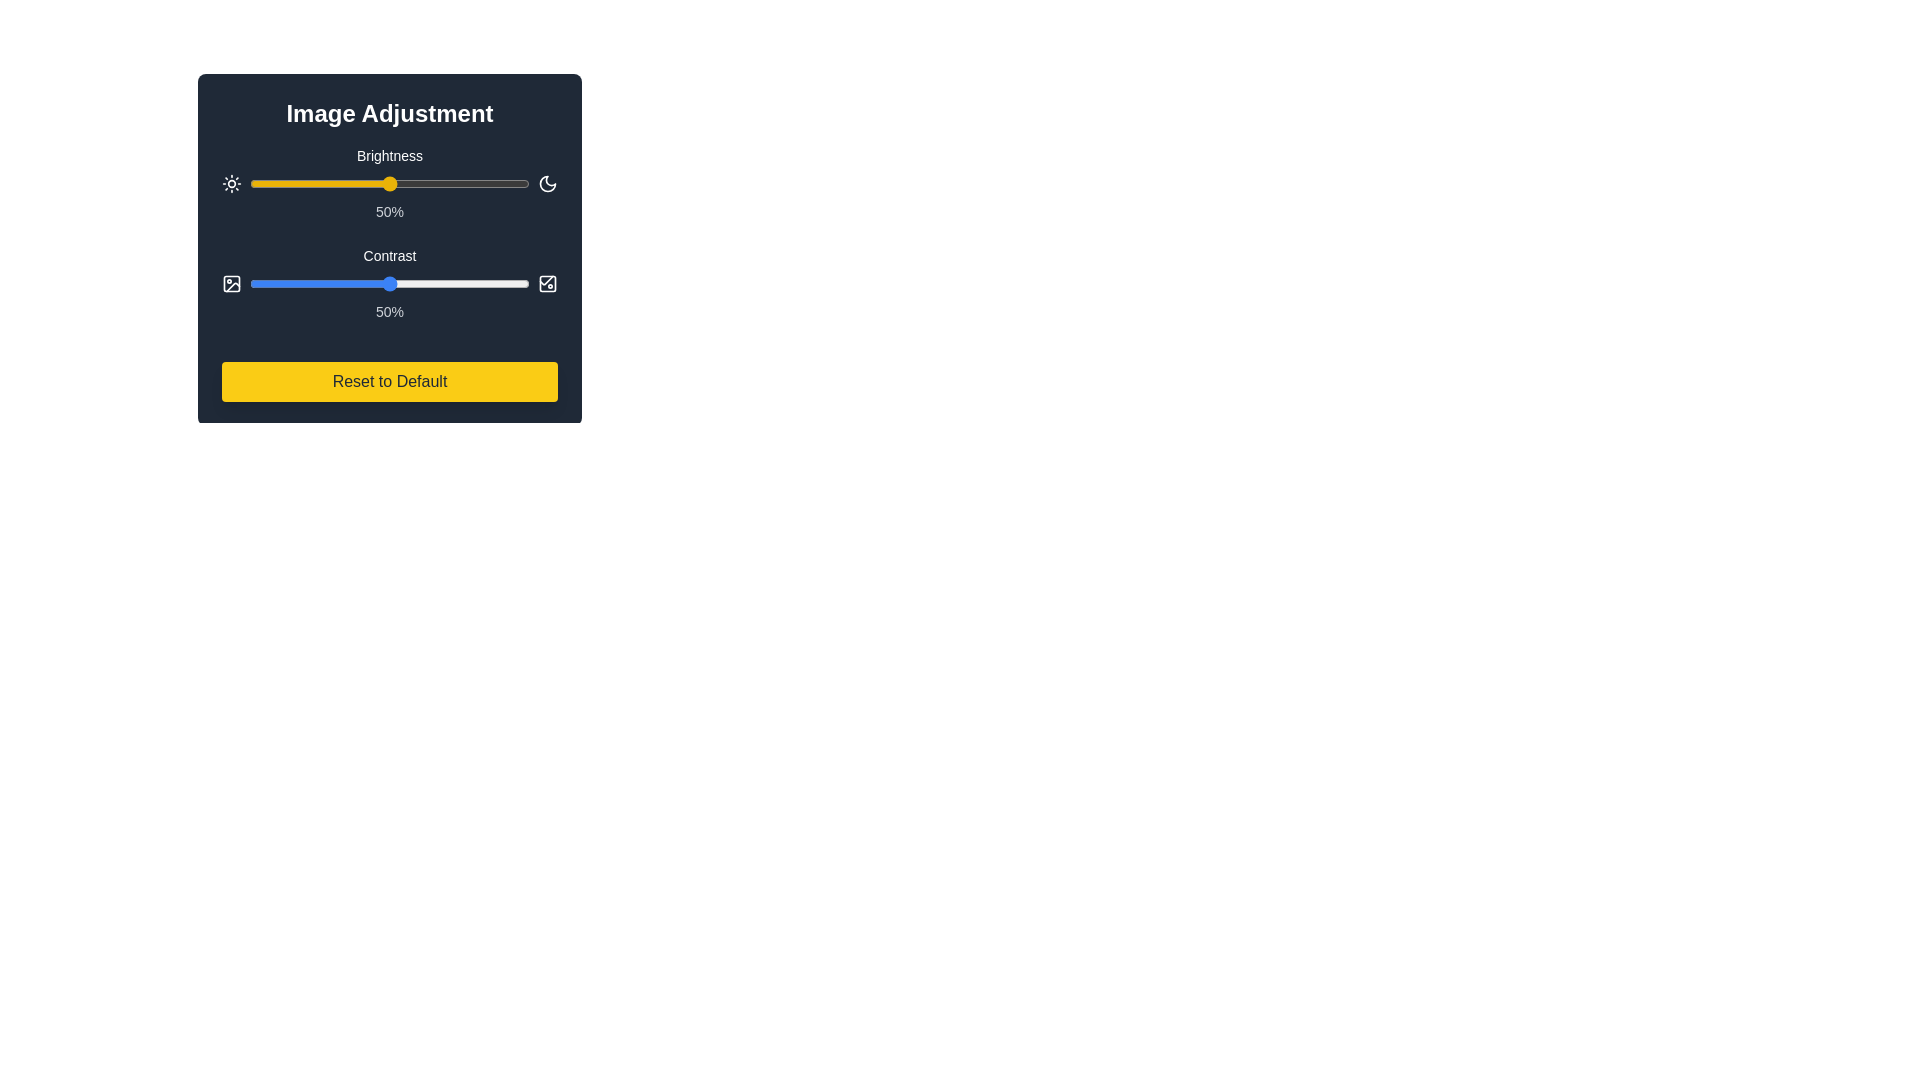  I want to click on the Text Label that describes the contrast adjustment slider, which is centrally located above the slider control labeled with the current value of 50%, so click(389, 254).